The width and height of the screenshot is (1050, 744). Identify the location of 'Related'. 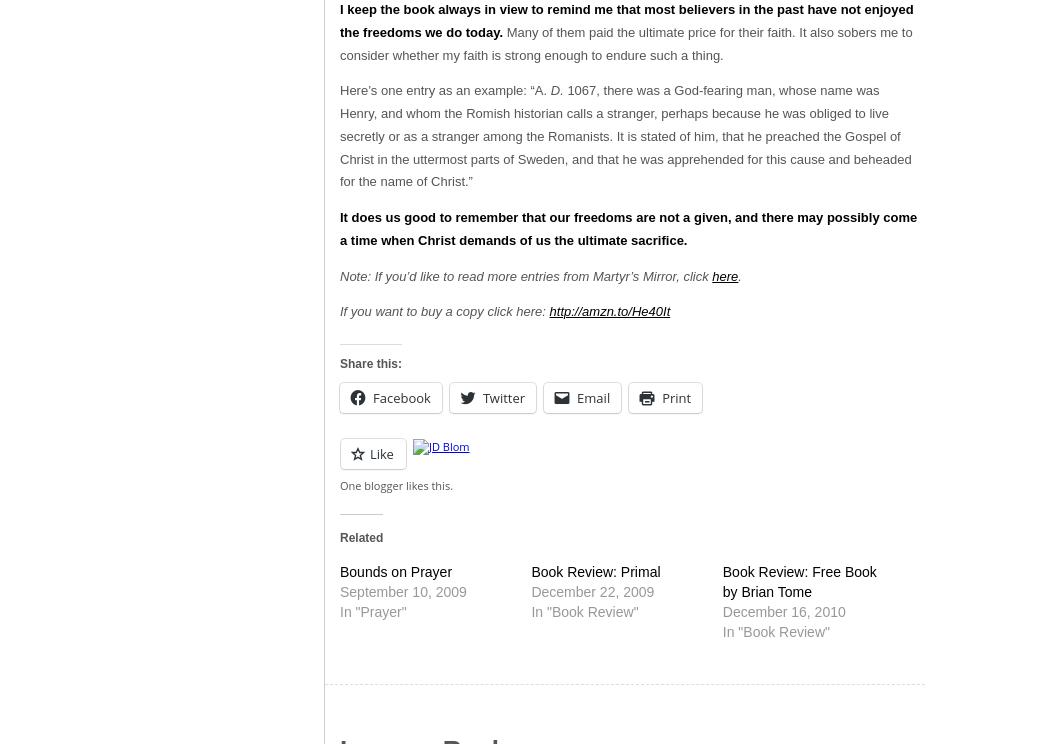
(360, 536).